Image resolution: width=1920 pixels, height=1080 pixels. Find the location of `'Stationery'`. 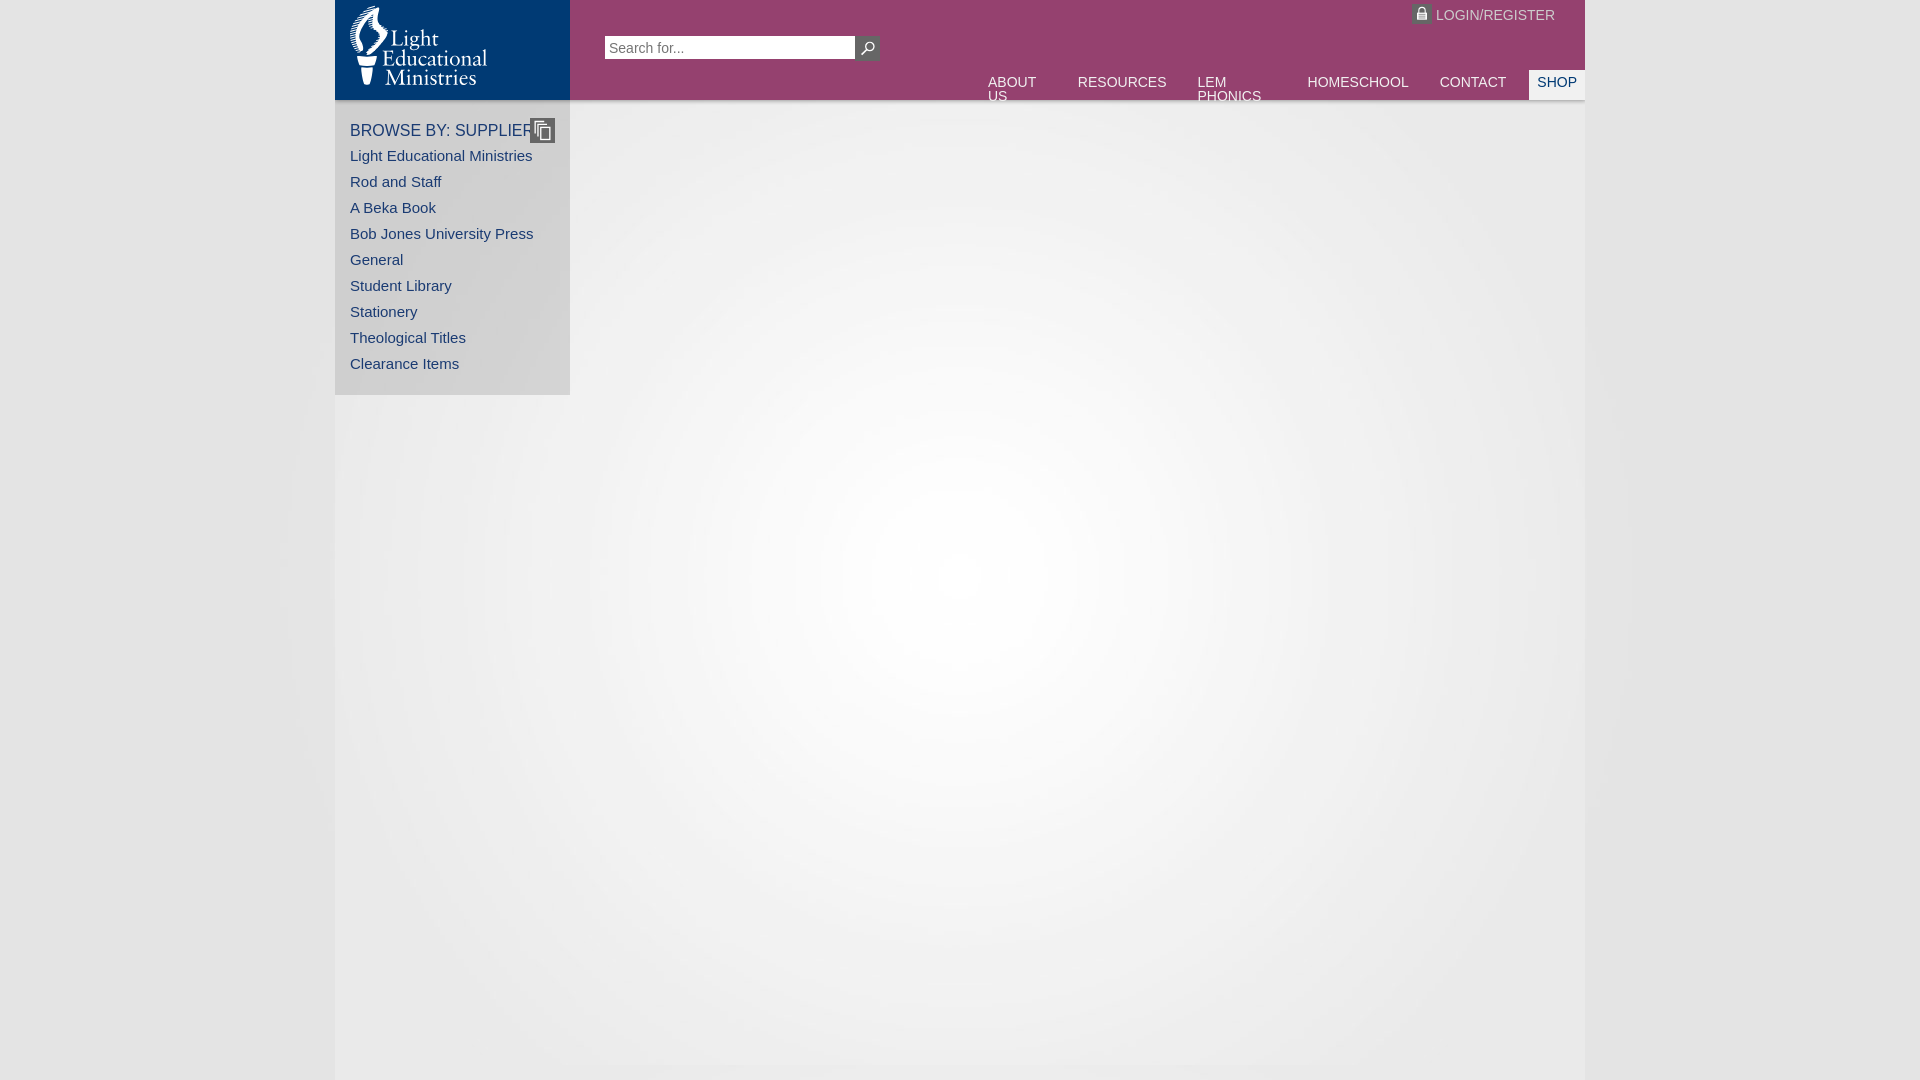

'Stationery' is located at coordinates (384, 311).